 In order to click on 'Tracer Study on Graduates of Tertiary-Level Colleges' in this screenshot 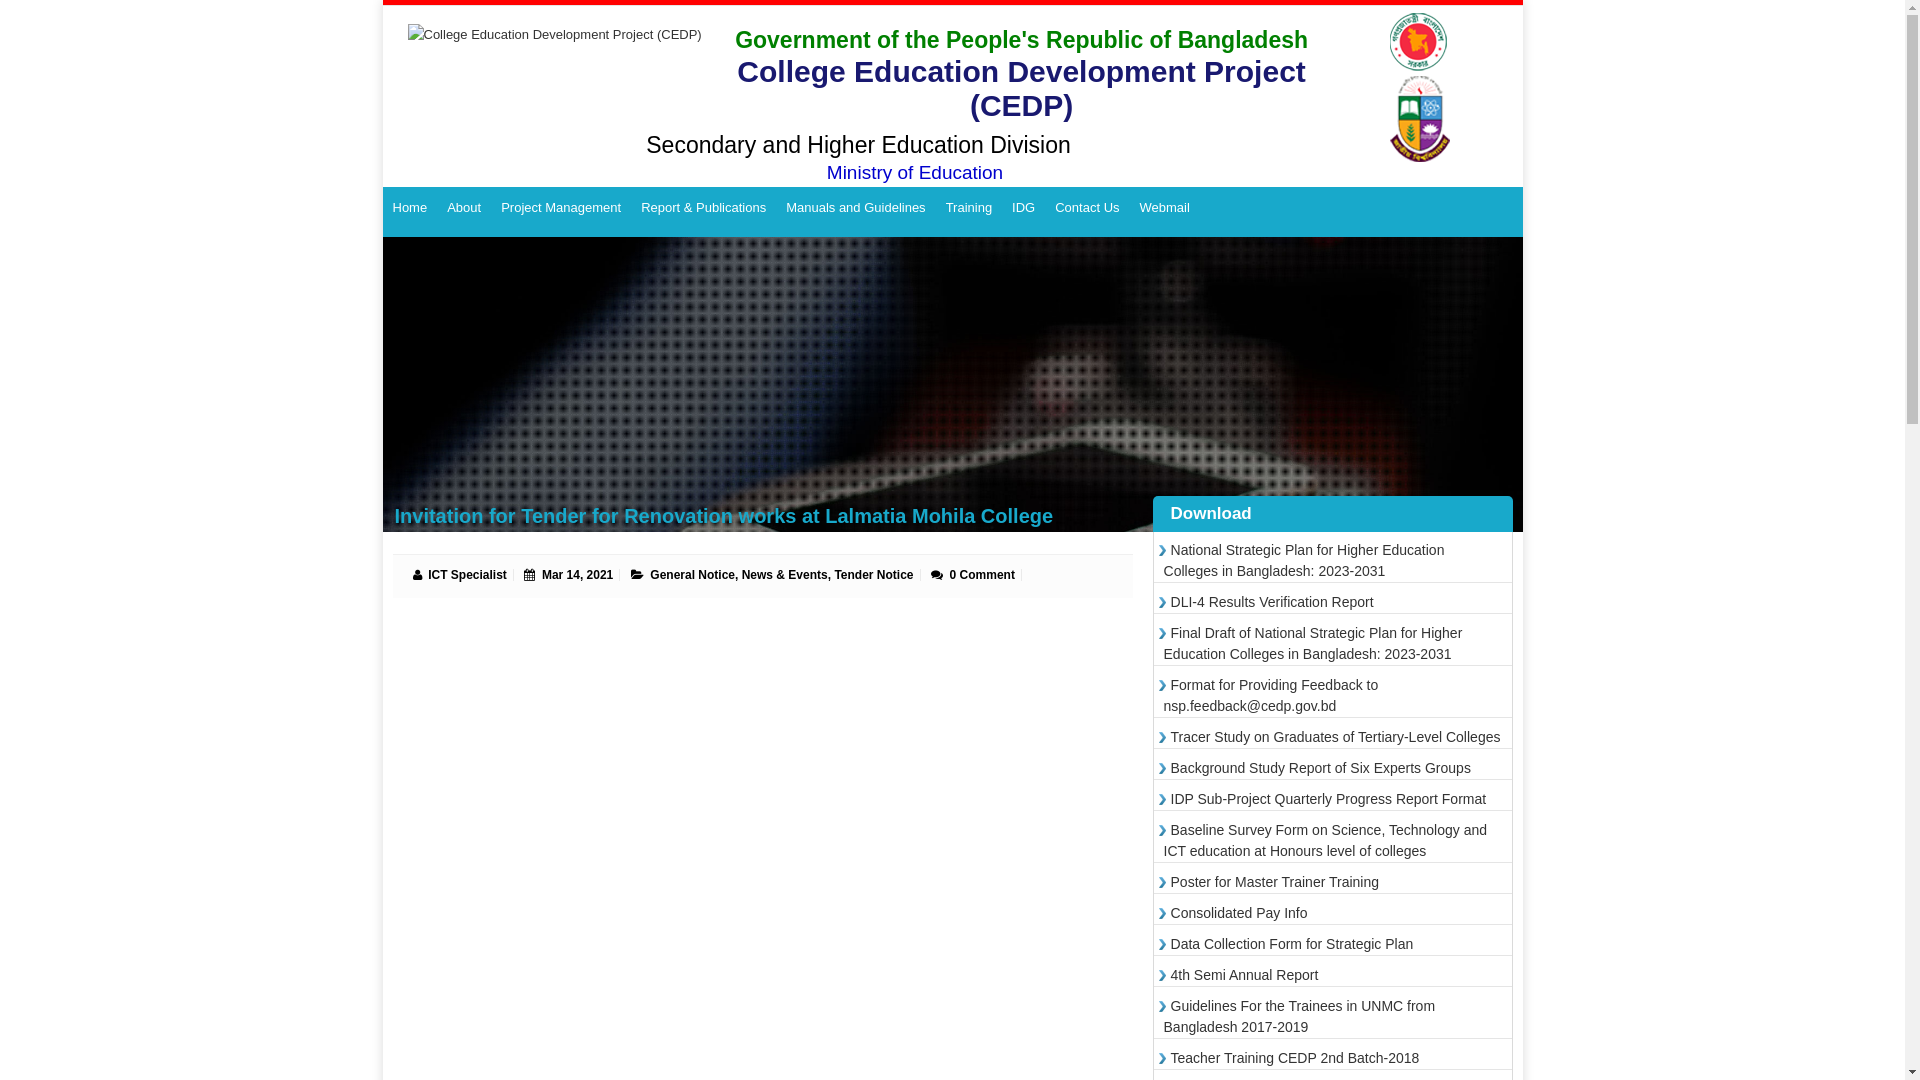, I will do `click(1332, 736)`.